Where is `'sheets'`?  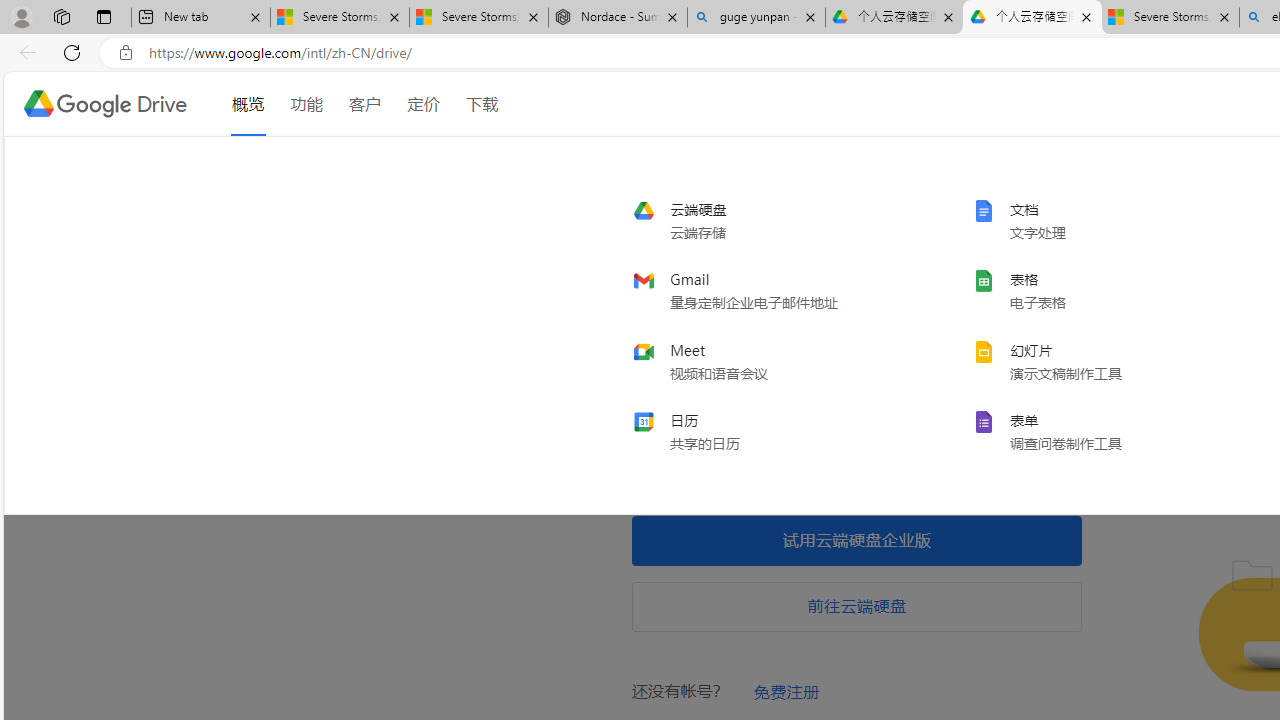 'sheets' is located at coordinates (1104, 291).